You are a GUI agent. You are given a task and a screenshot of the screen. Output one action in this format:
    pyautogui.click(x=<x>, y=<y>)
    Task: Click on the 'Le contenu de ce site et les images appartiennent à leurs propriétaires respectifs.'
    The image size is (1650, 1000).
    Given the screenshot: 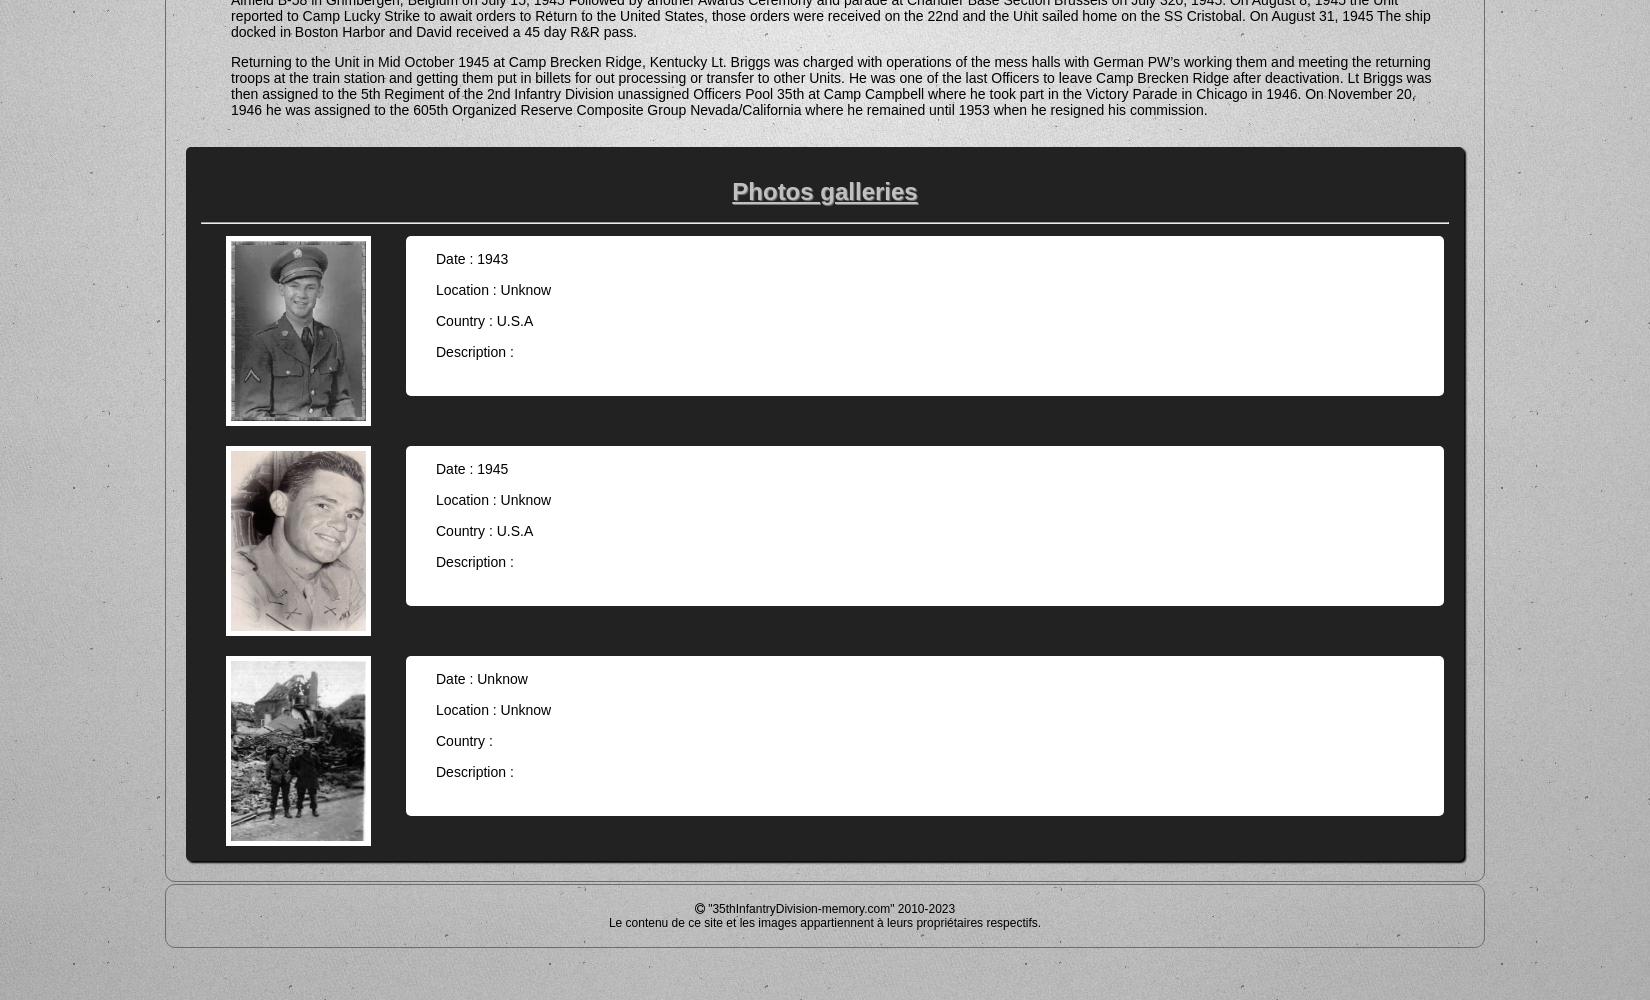 What is the action you would take?
    pyautogui.click(x=823, y=922)
    